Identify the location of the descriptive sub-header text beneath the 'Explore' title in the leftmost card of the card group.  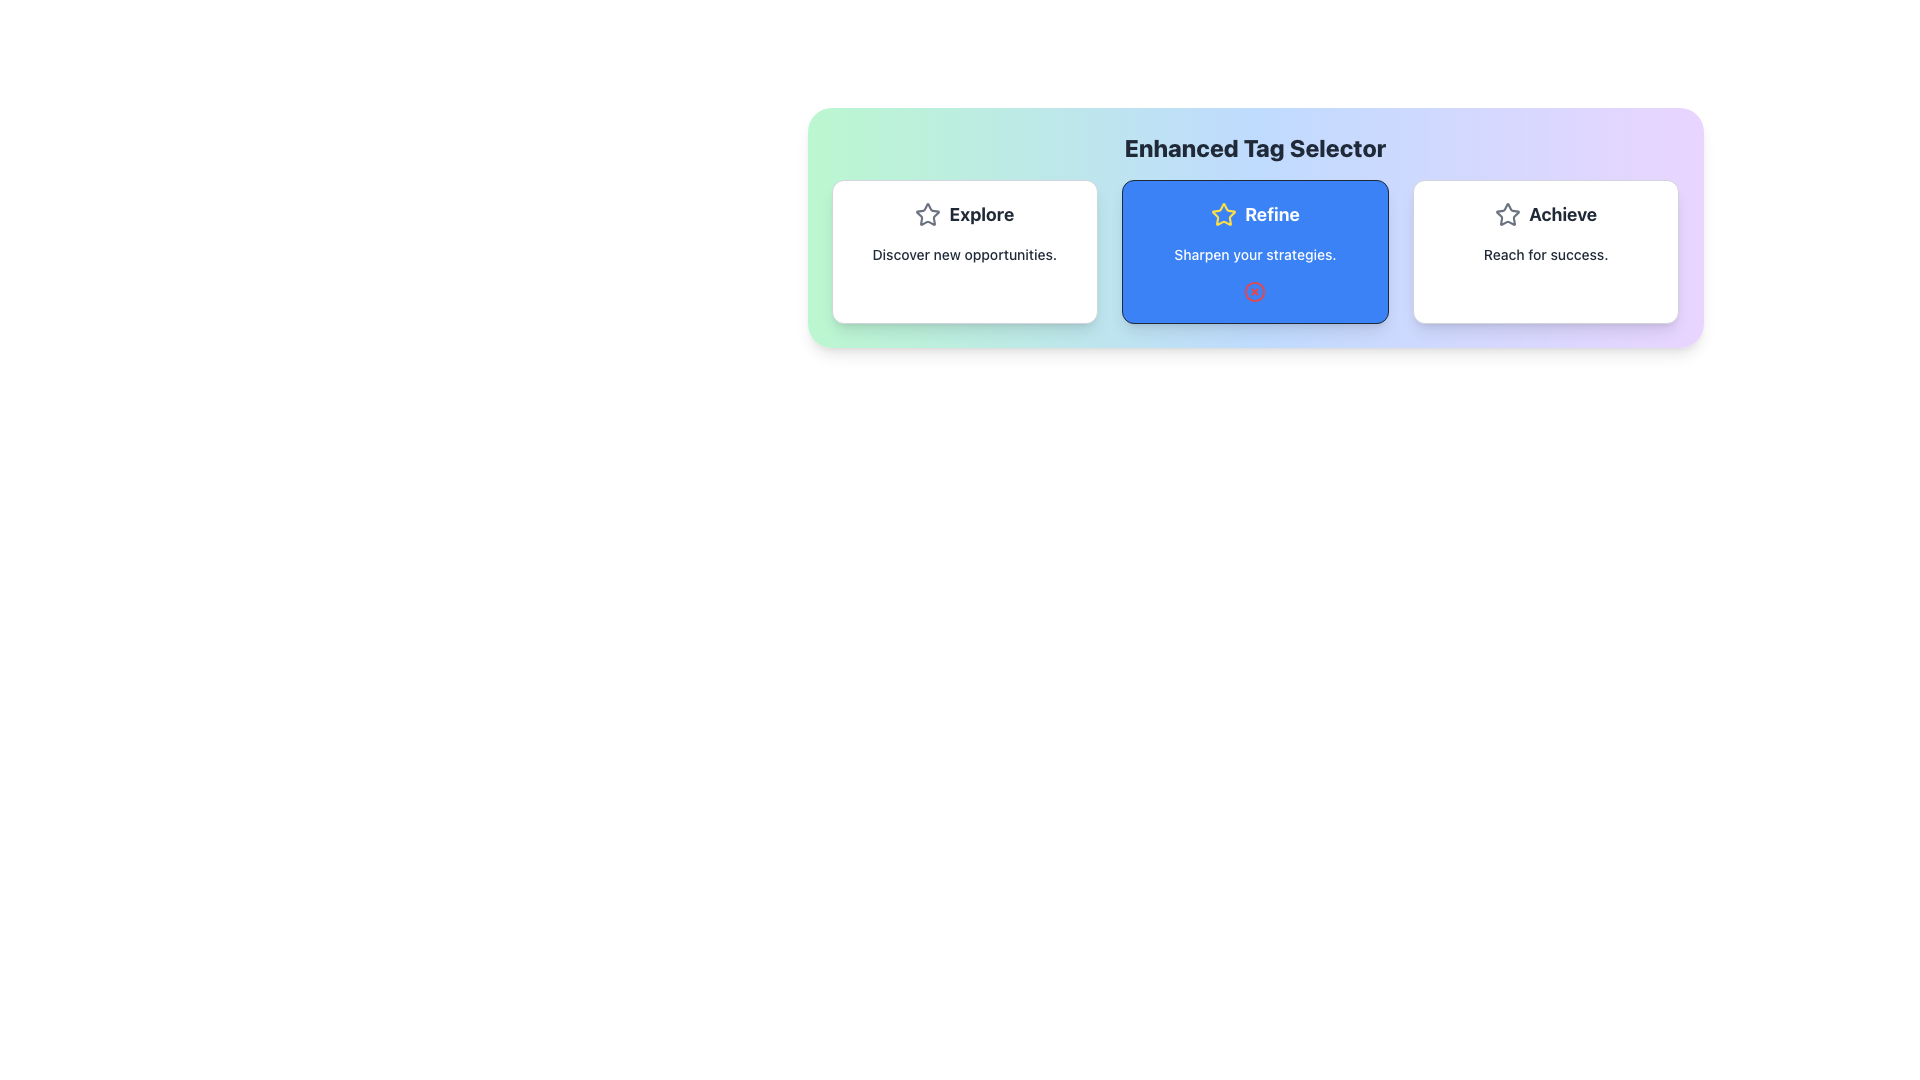
(964, 253).